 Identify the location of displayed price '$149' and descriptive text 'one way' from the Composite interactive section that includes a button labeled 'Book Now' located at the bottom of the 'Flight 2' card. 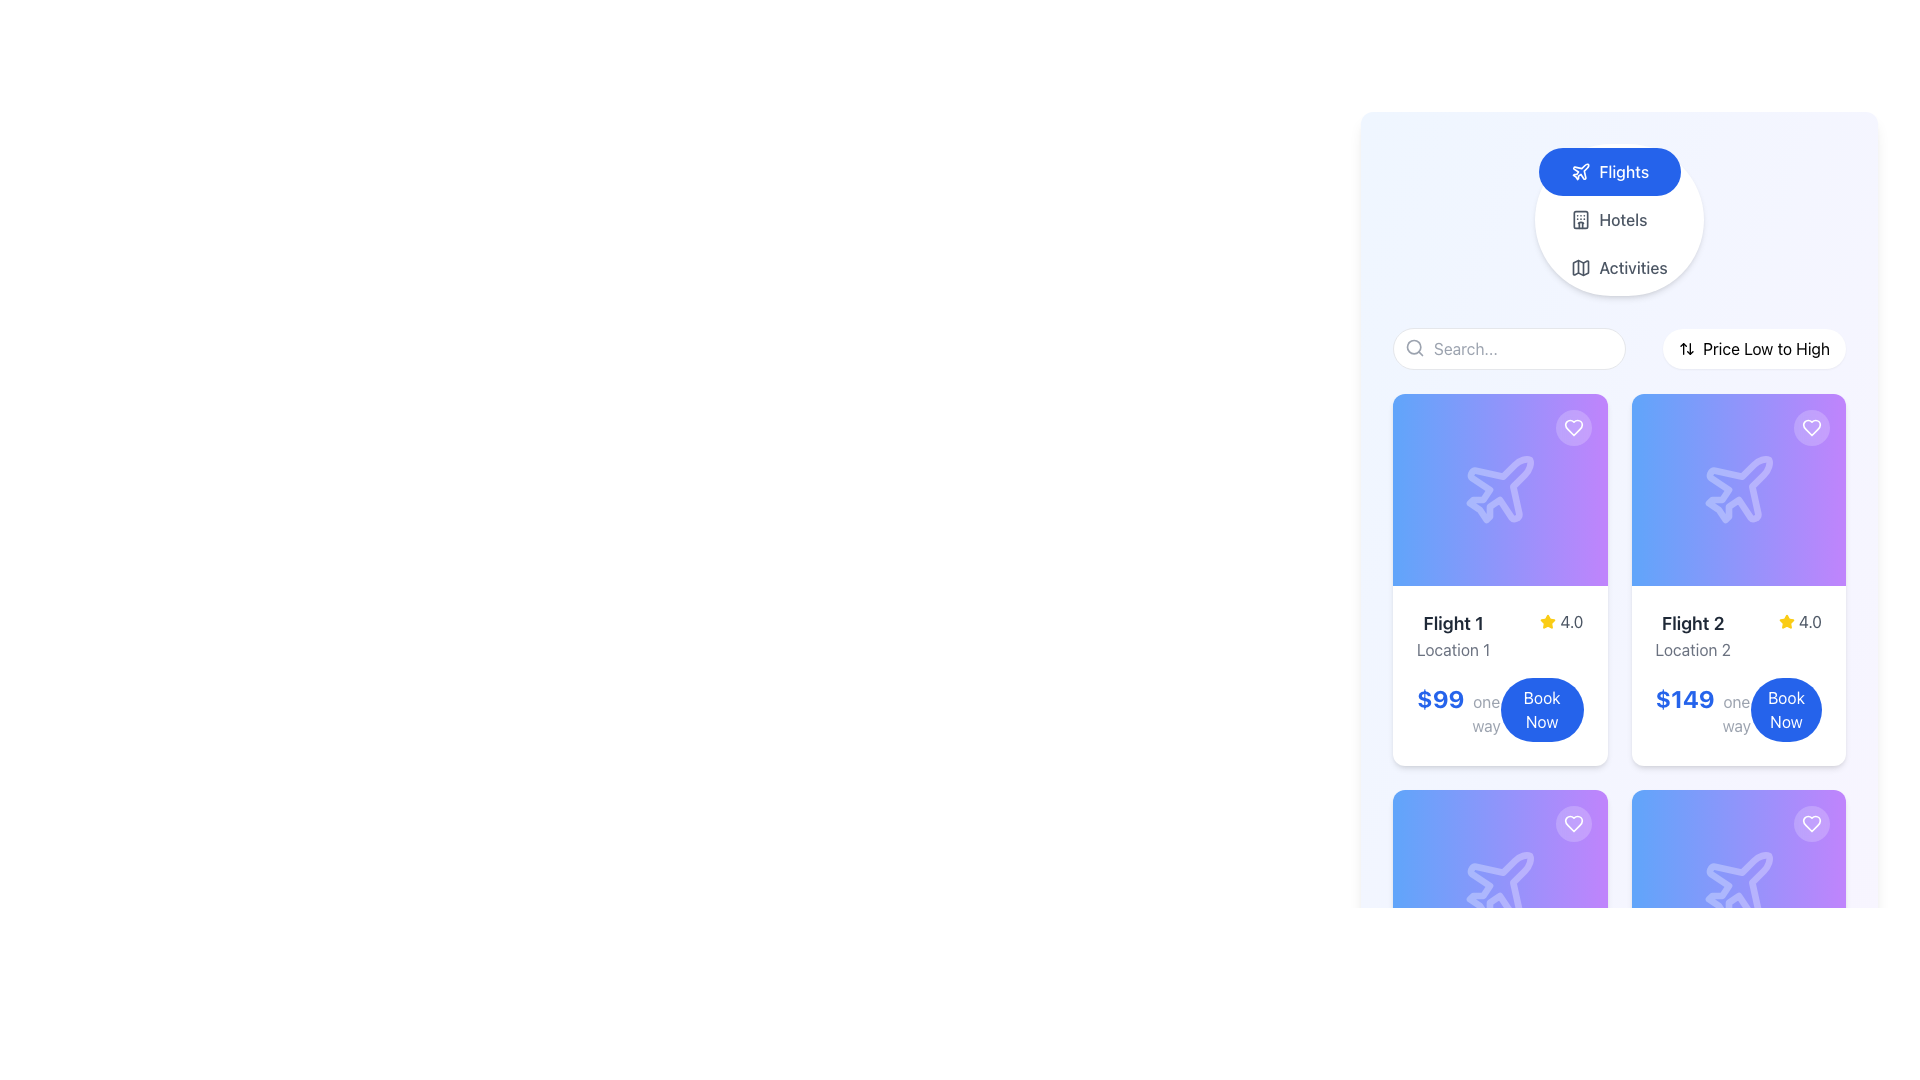
(1737, 708).